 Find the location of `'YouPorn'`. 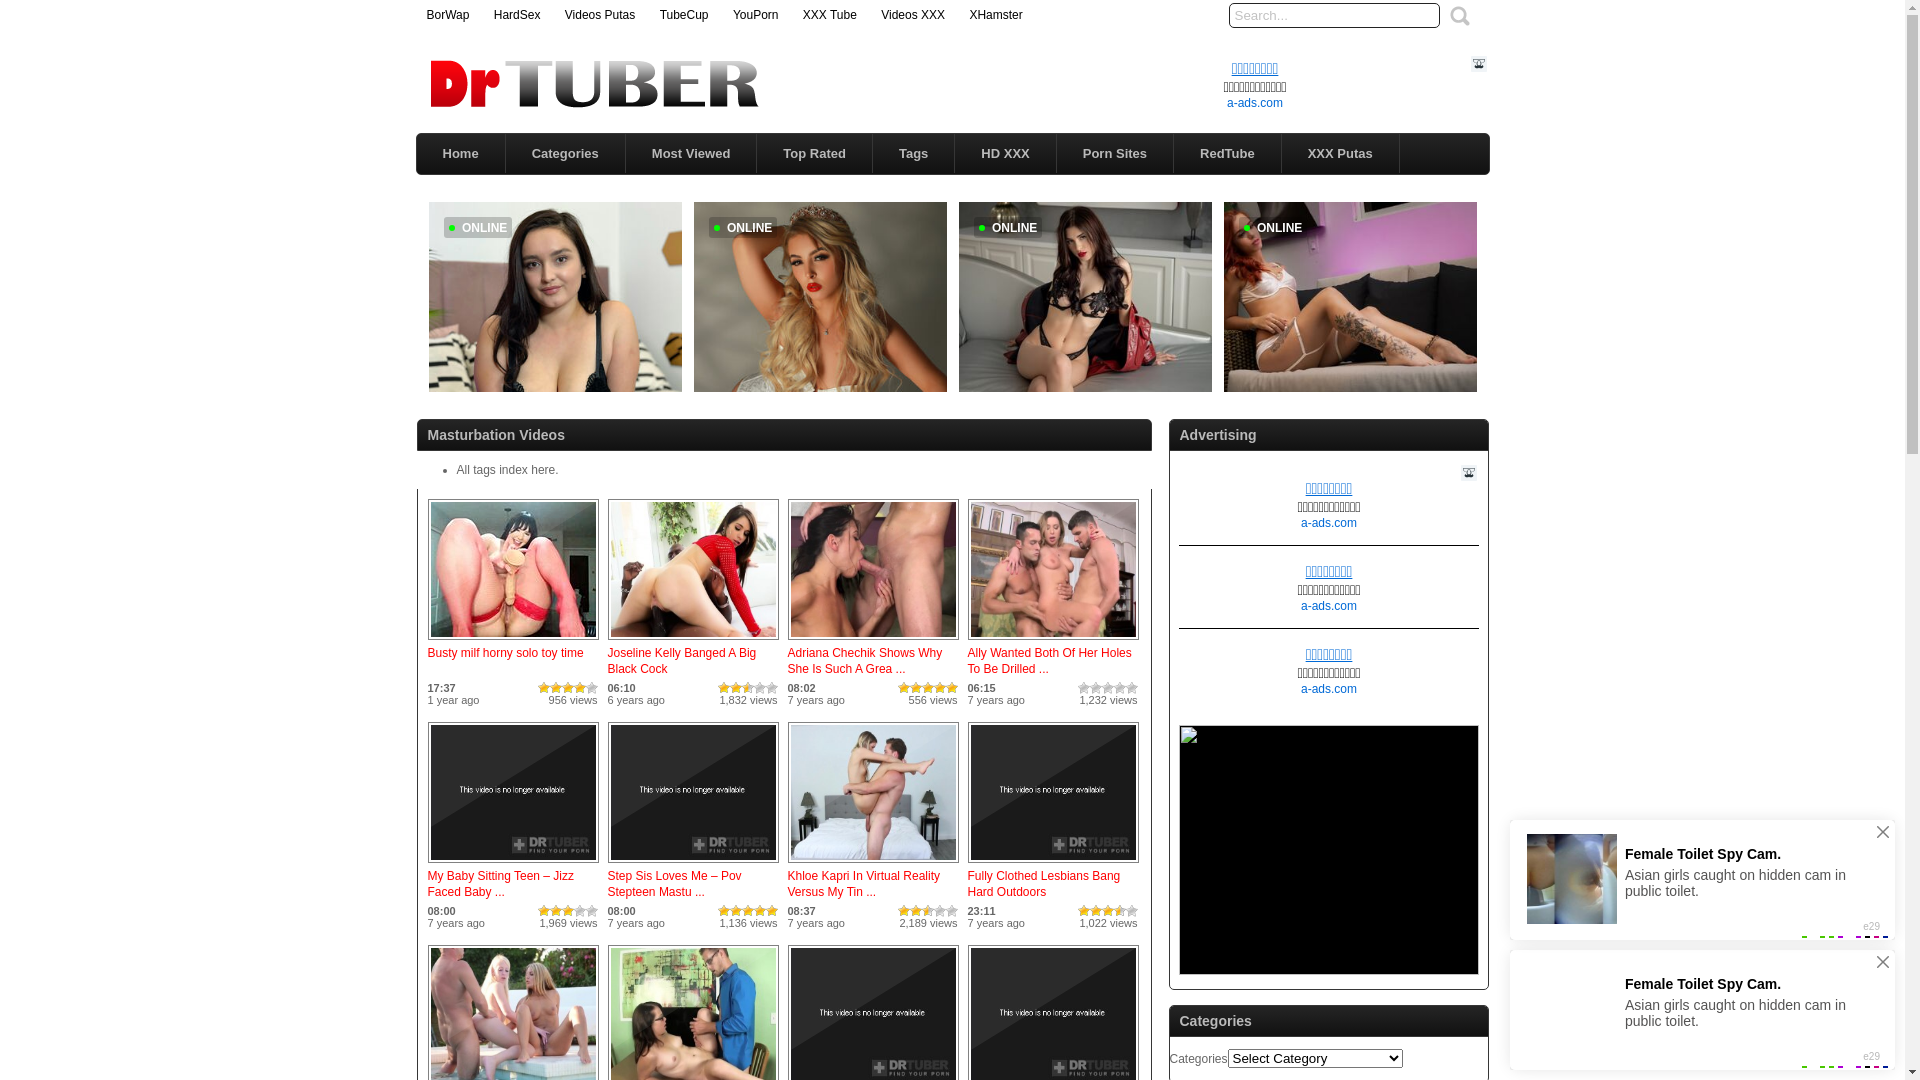

'YouPorn' is located at coordinates (732, 15).